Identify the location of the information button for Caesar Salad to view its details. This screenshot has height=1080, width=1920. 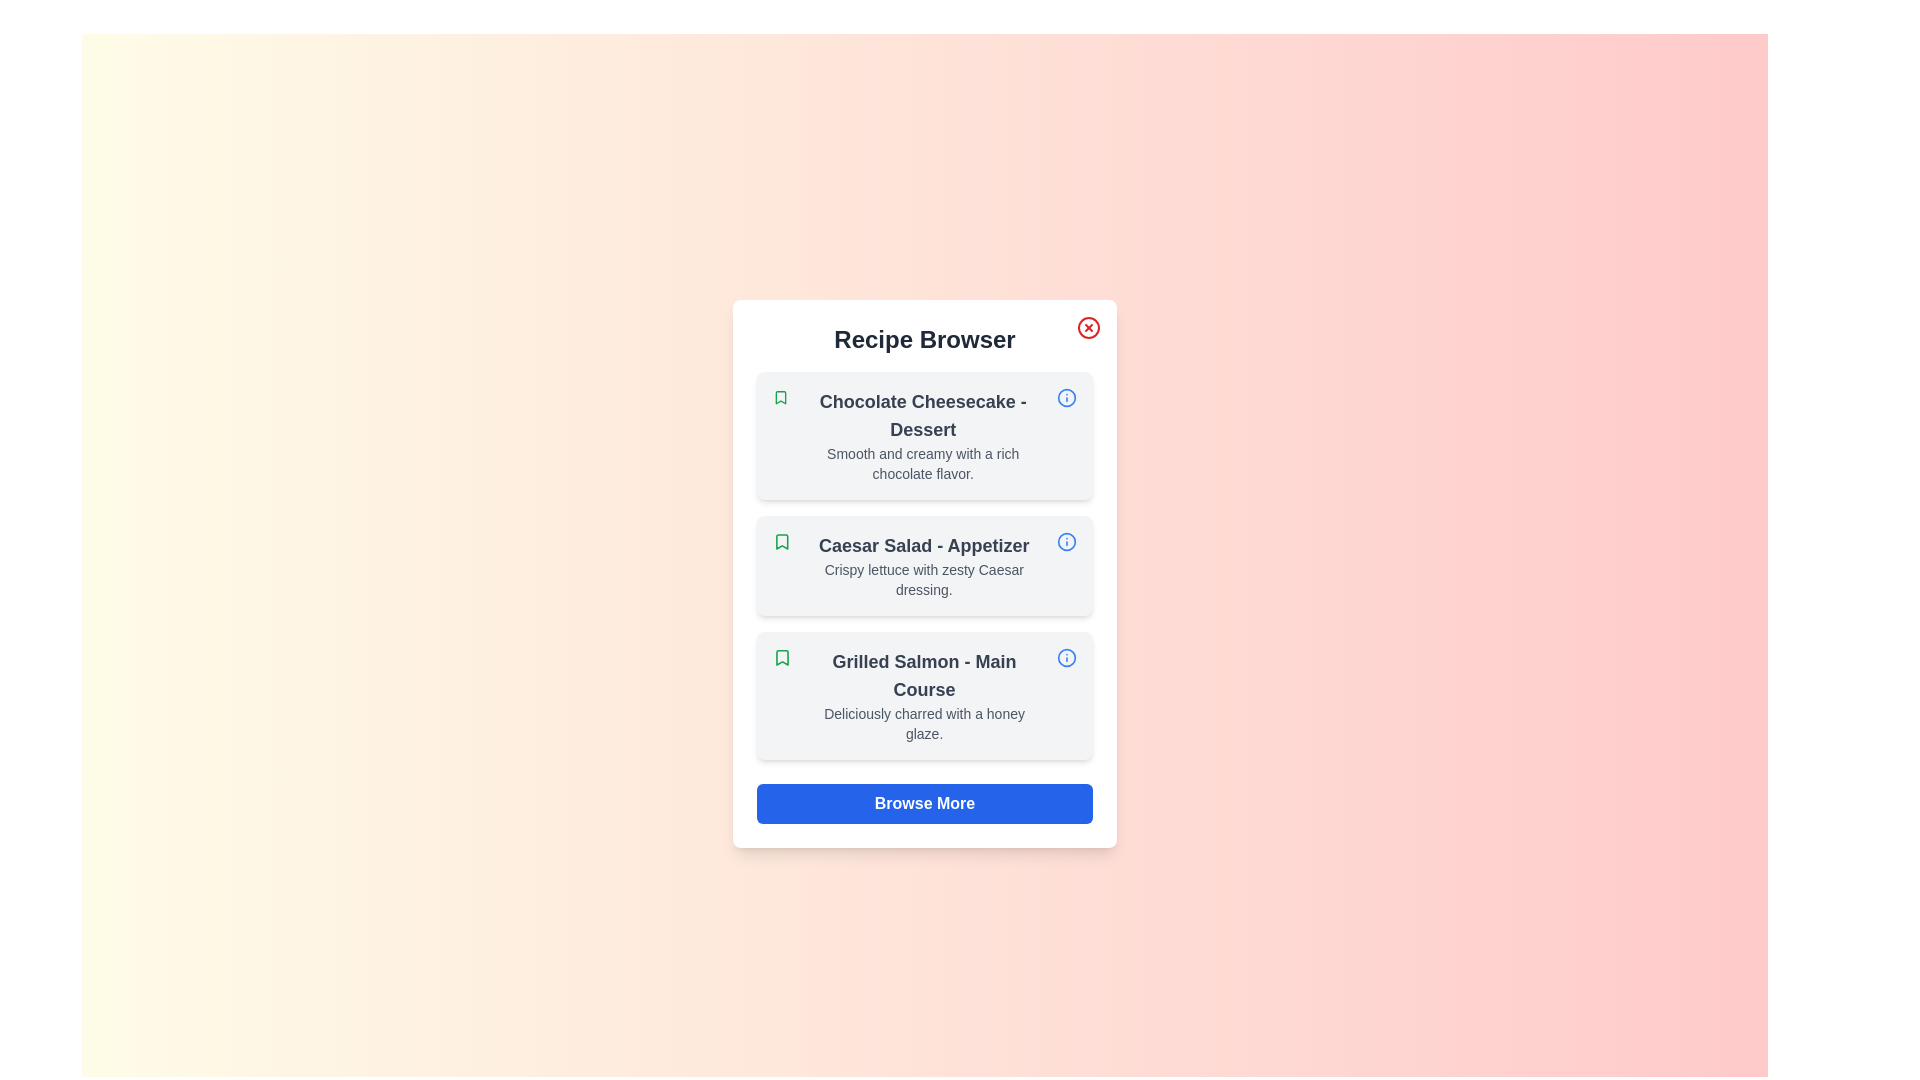
(1065, 542).